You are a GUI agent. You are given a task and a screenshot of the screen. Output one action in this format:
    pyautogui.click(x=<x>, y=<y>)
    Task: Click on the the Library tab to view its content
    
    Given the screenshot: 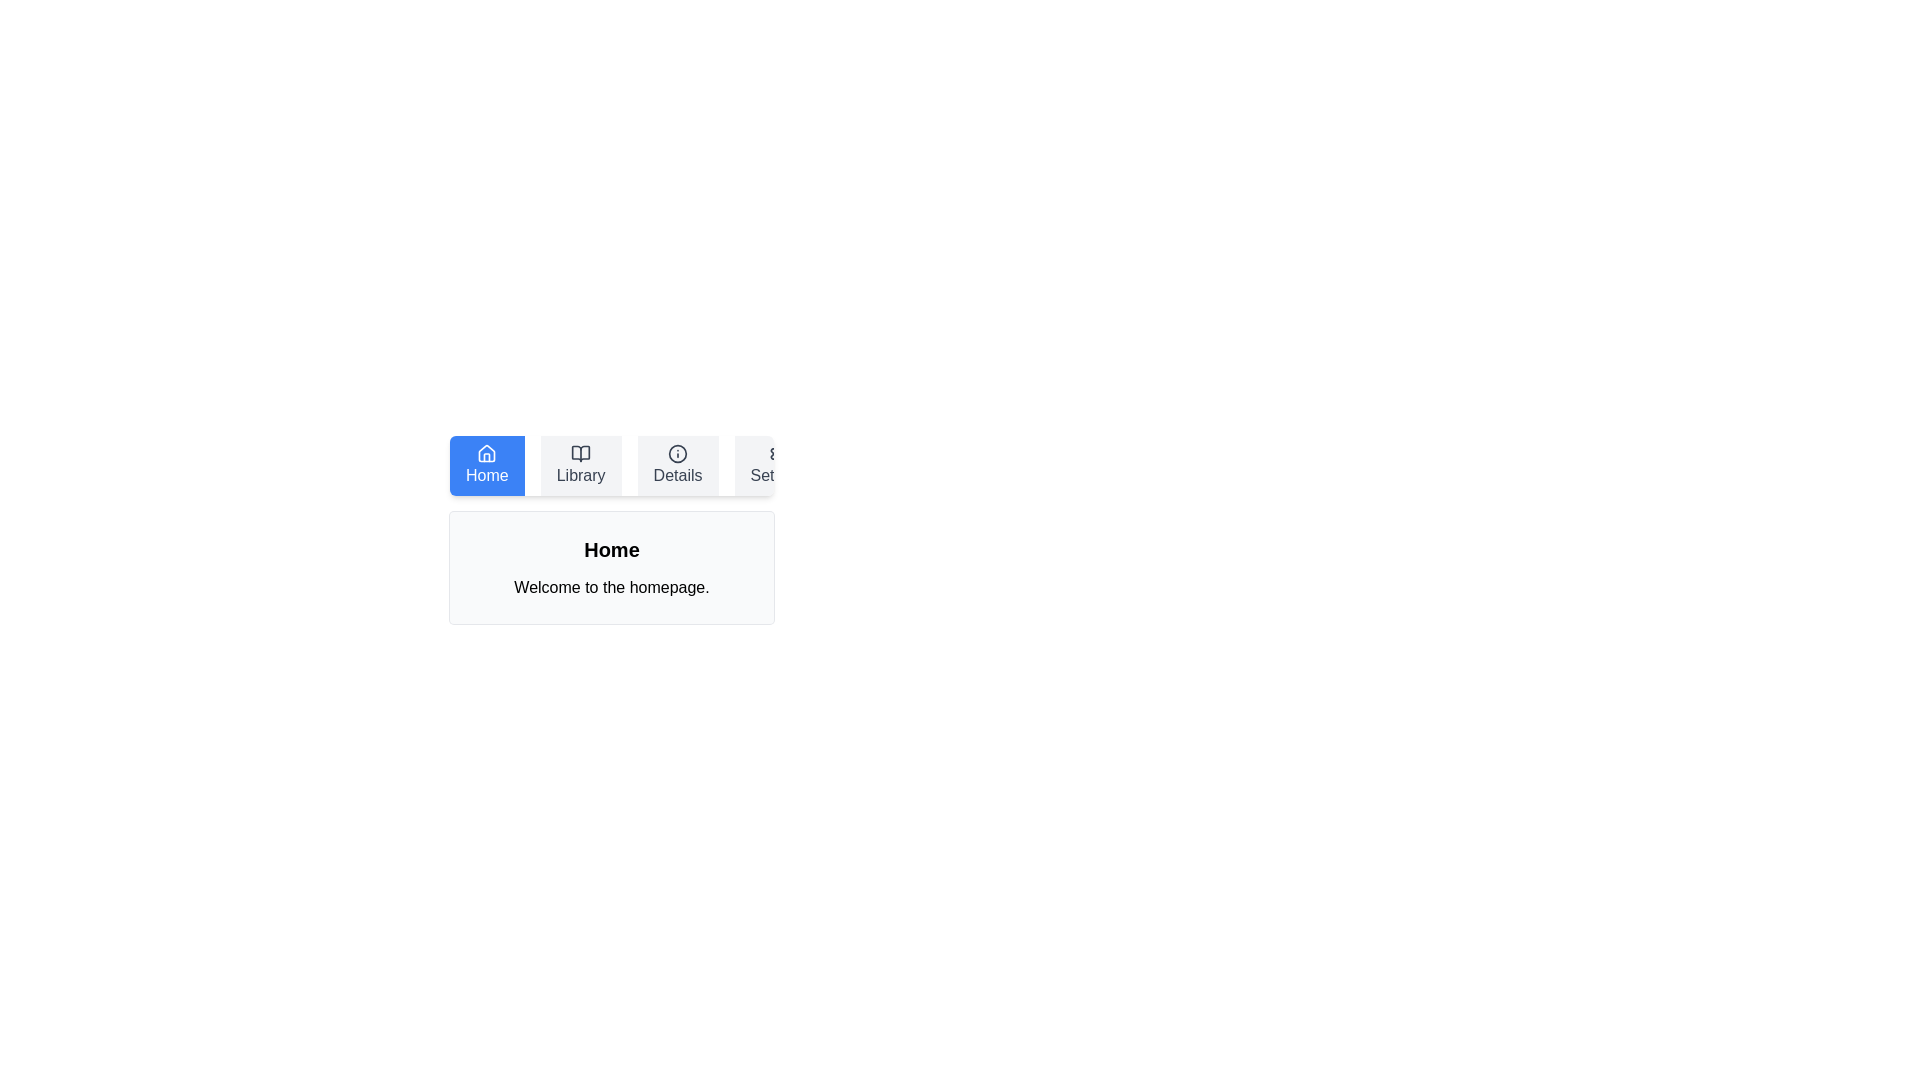 What is the action you would take?
    pyautogui.click(x=580, y=466)
    